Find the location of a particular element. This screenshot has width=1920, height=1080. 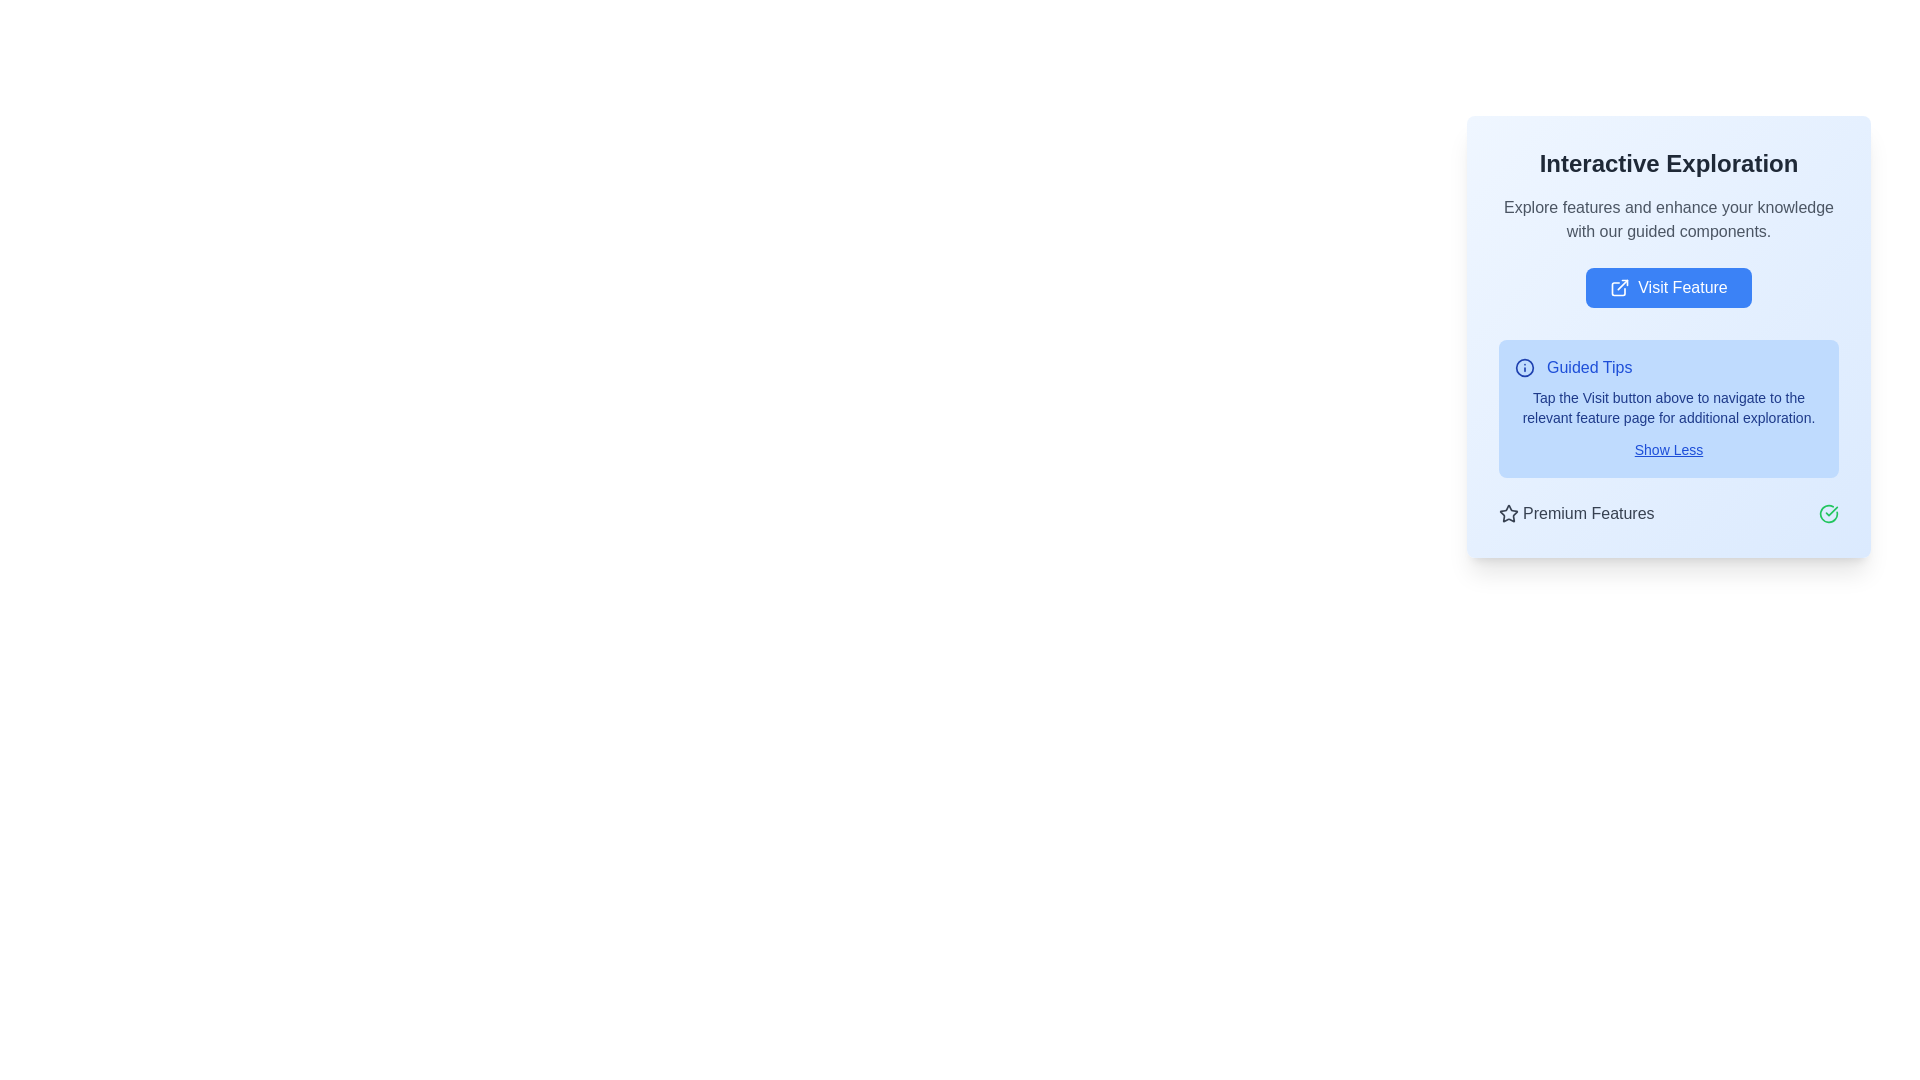

the circular, blue-bordered icon containing the letter 'i', which is positioned to the left of the 'Guided Tips' text, for contextual information is located at coordinates (1524, 367).